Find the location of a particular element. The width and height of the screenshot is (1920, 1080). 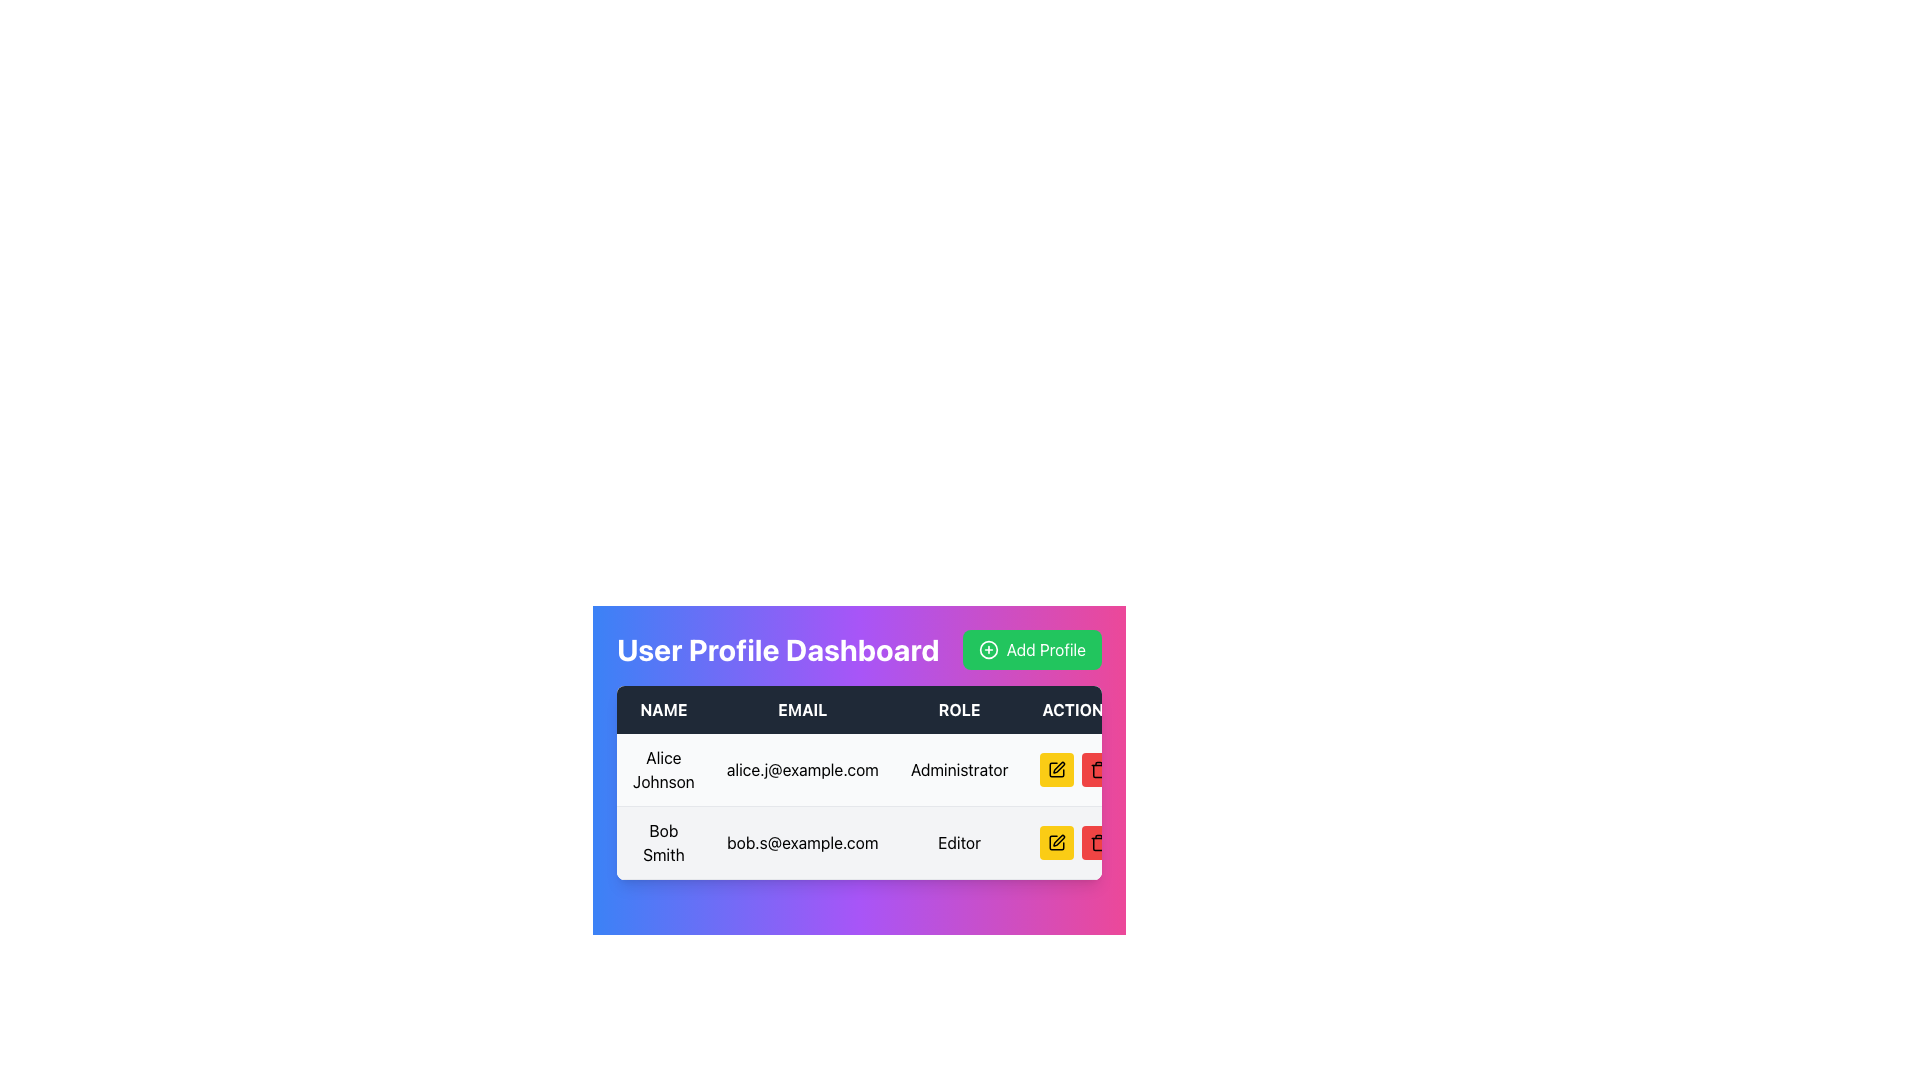

the header titled 'User Profile Dashboard' is located at coordinates (859, 650).